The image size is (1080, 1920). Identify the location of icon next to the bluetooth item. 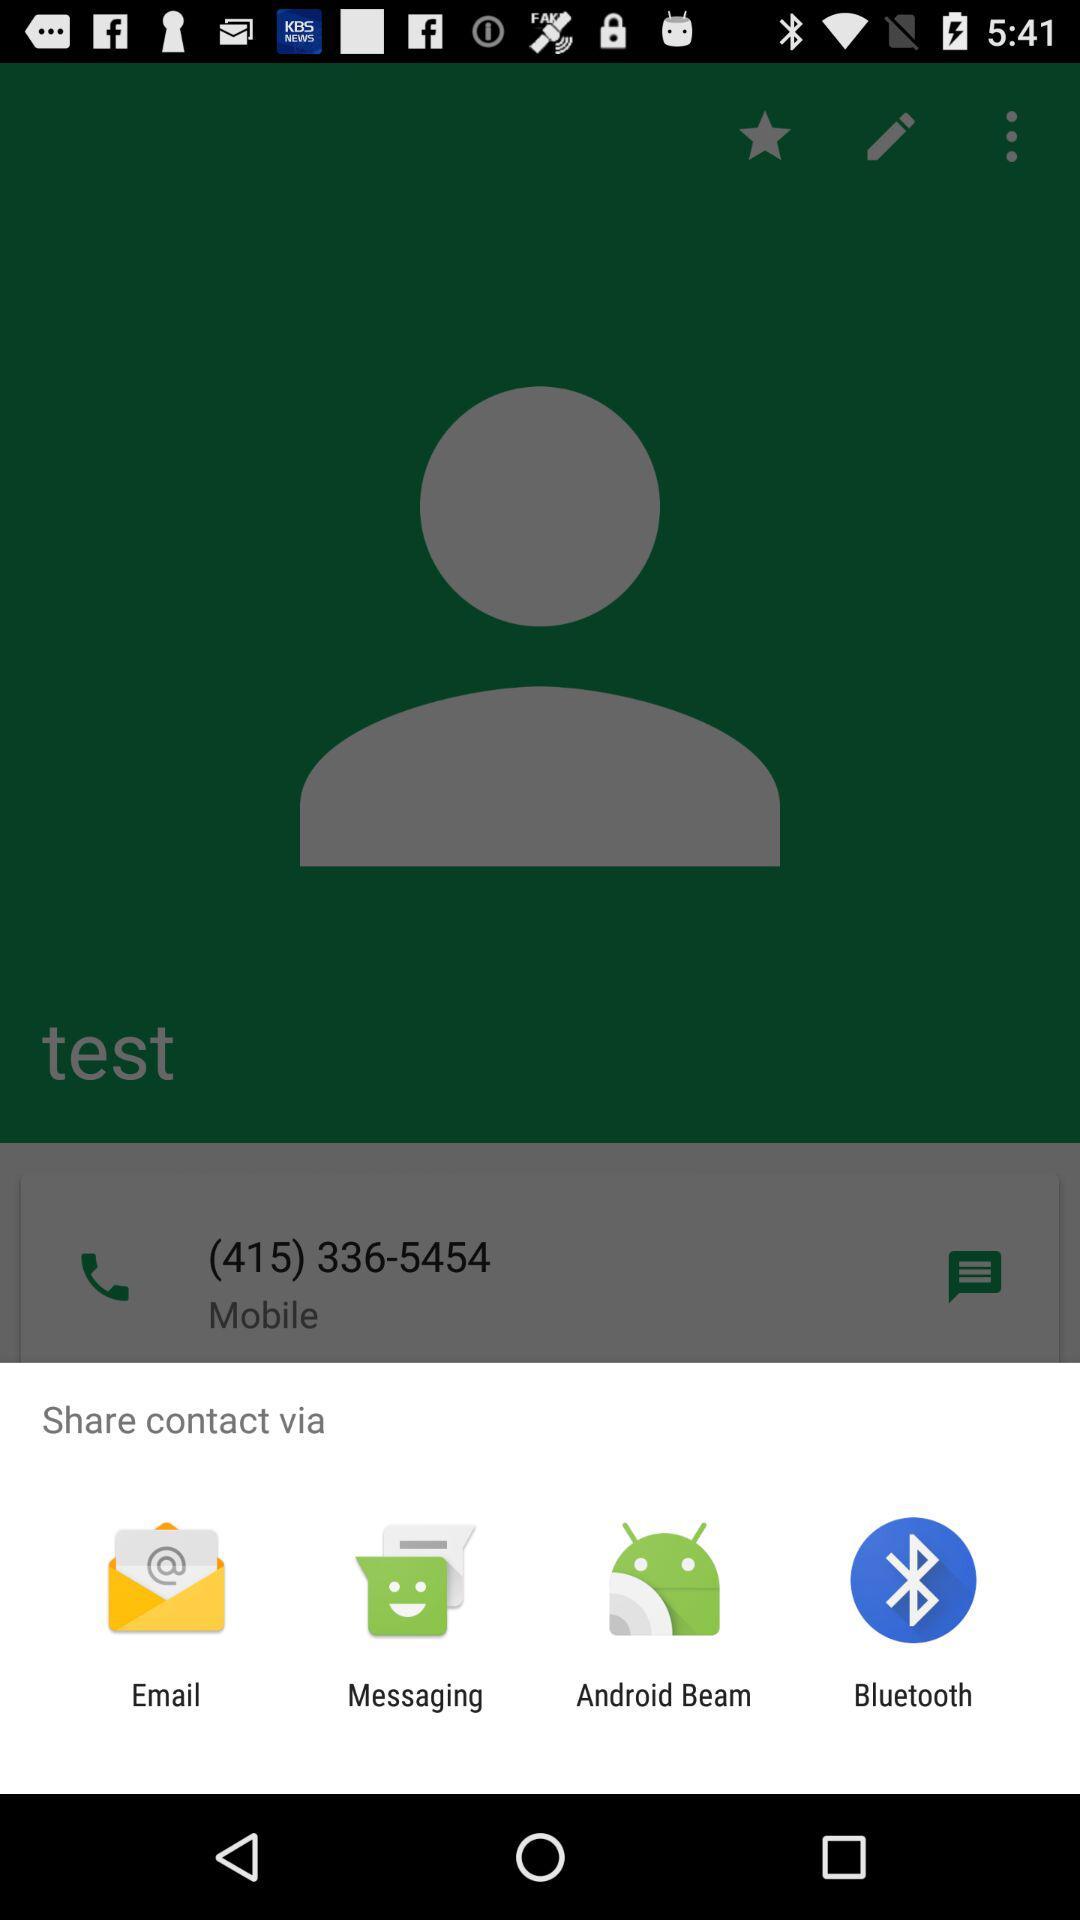
(664, 1711).